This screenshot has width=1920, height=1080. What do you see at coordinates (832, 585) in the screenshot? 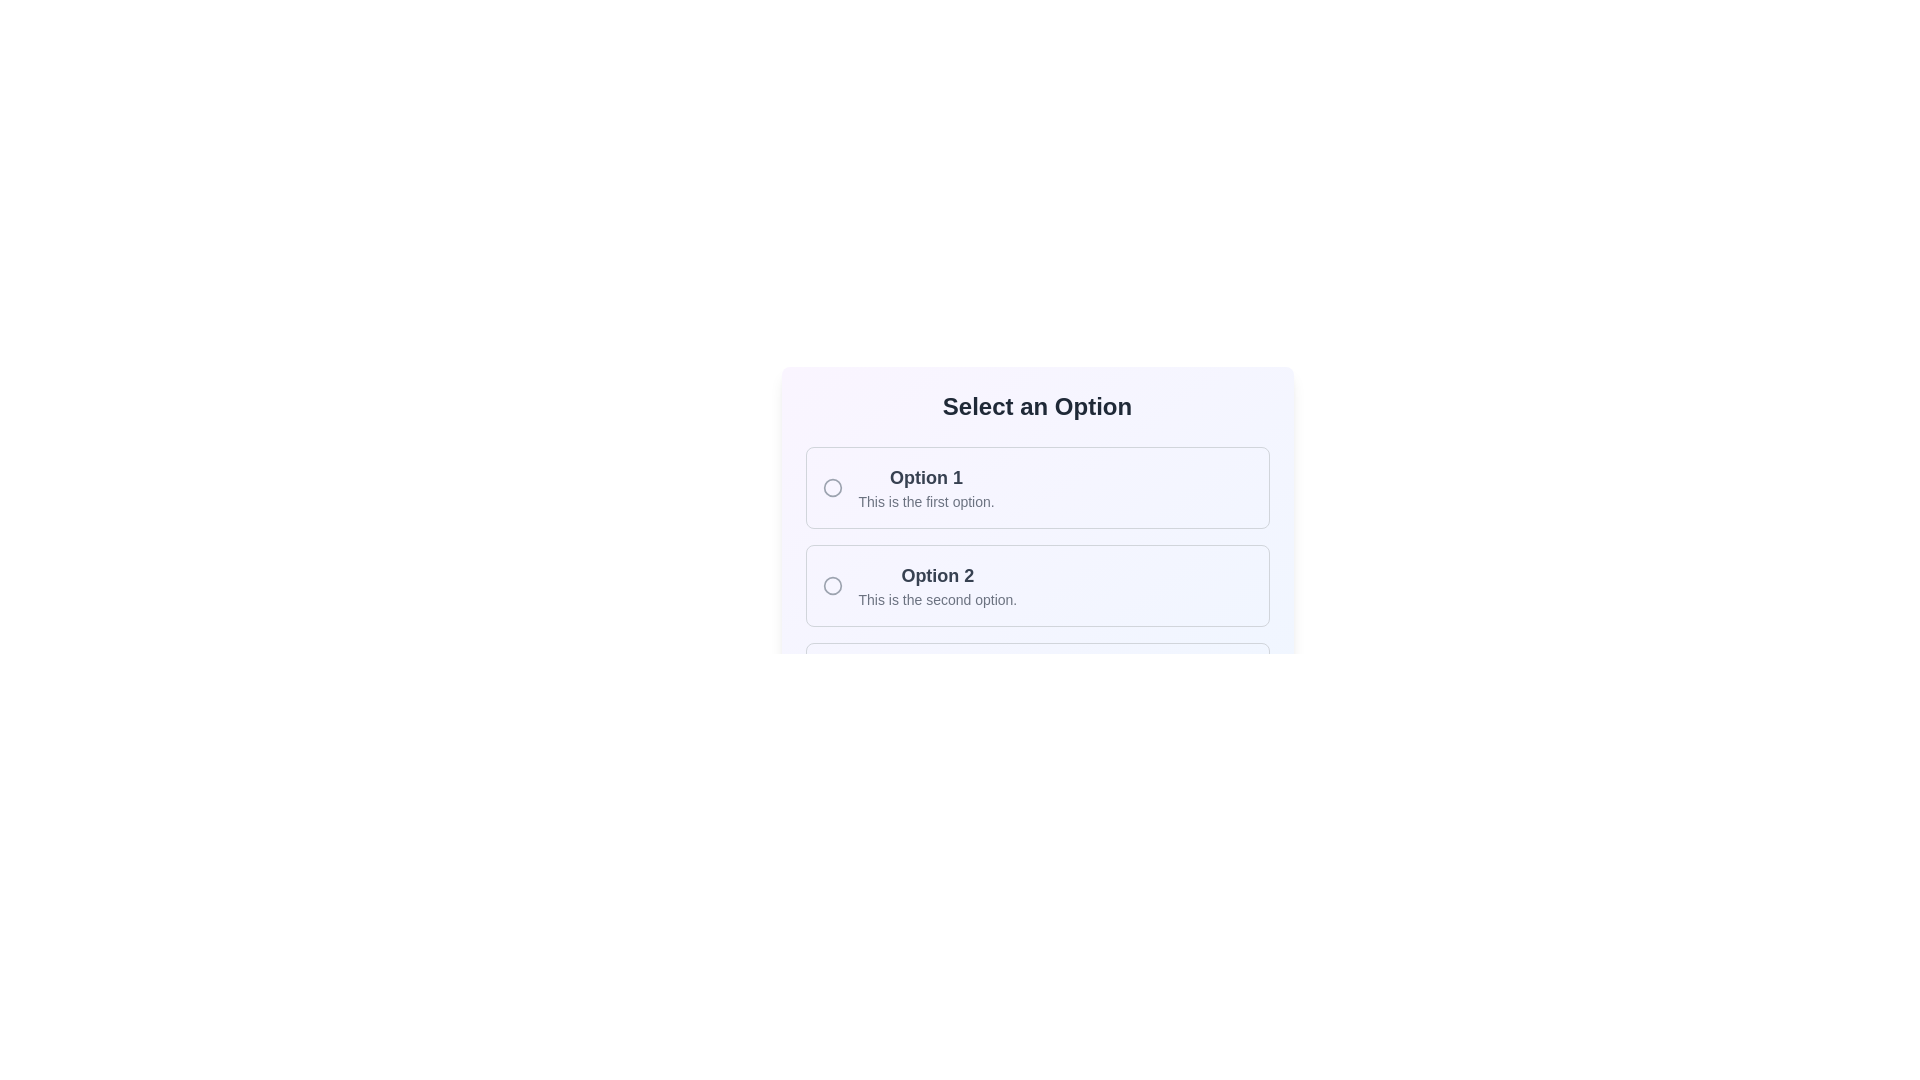
I see `the unselected radio button located to the left of the text 'Option 2'` at bounding box center [832, 585].